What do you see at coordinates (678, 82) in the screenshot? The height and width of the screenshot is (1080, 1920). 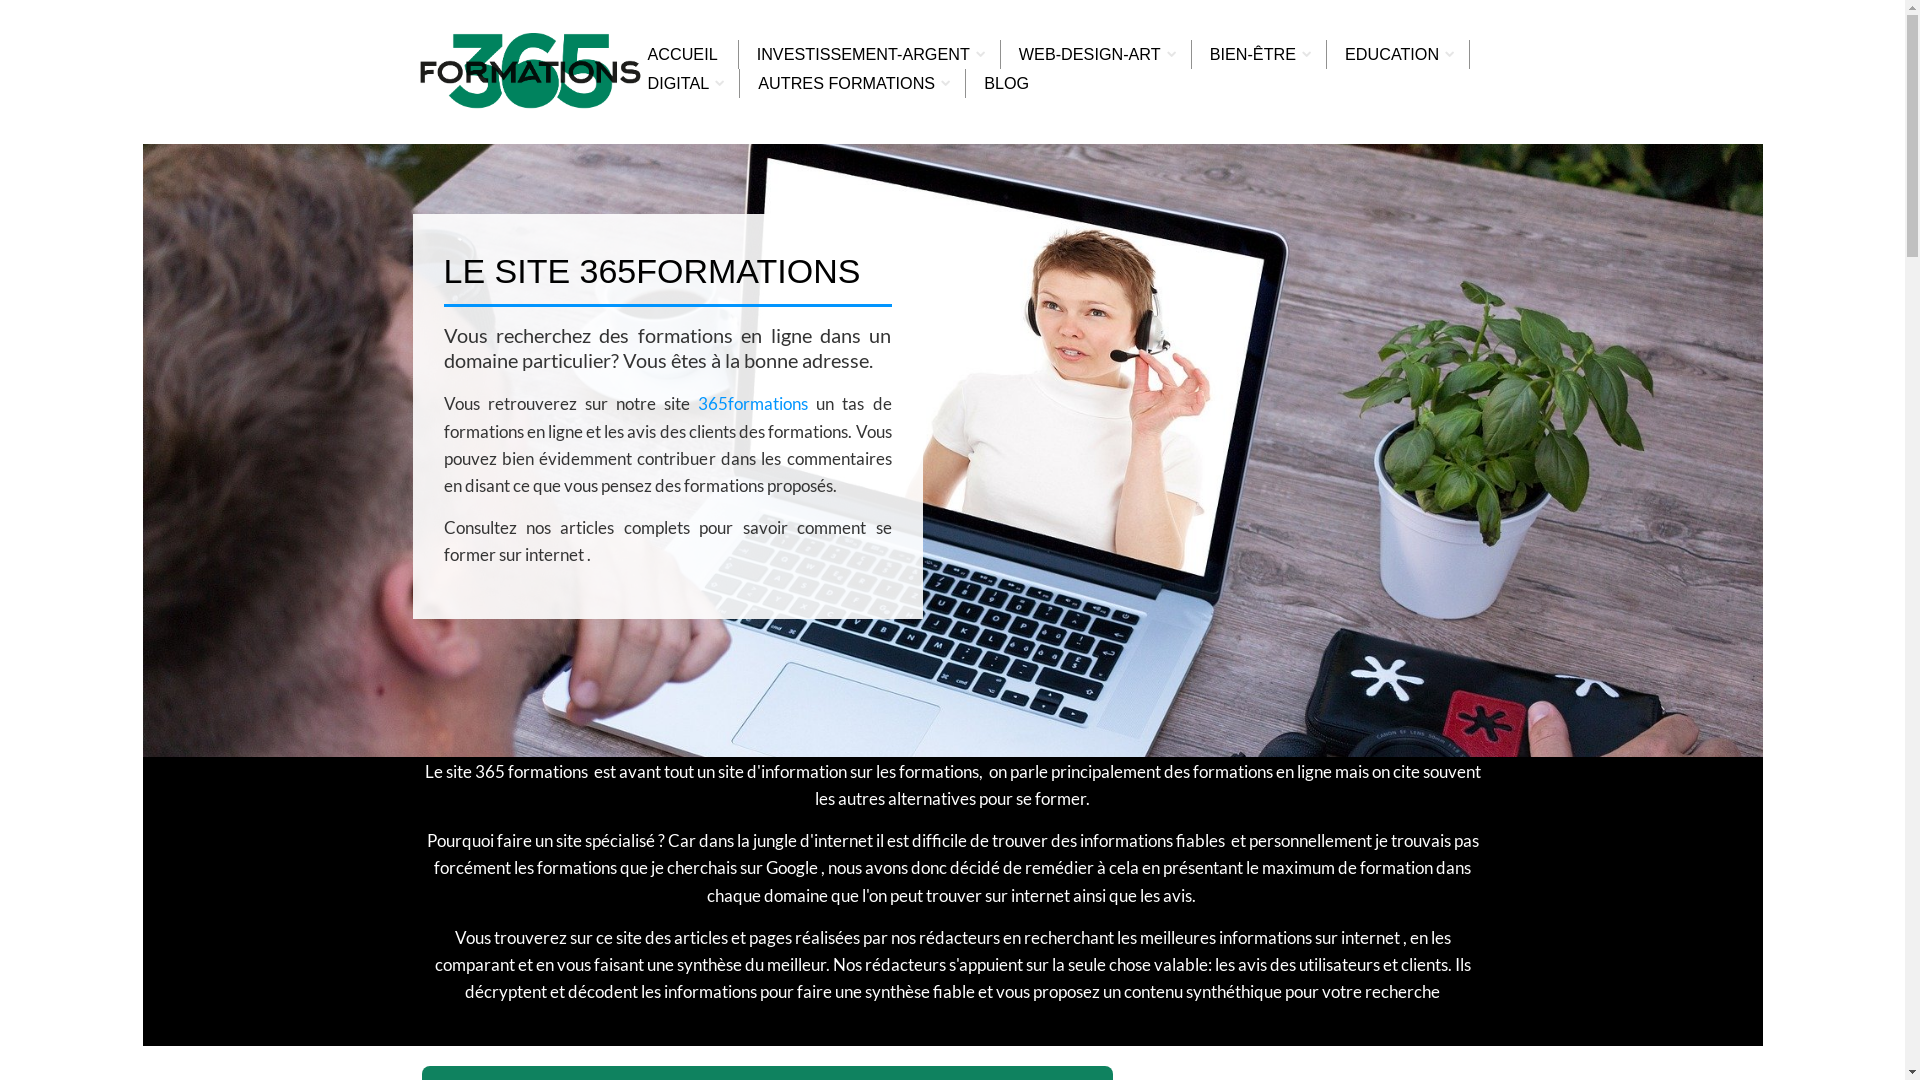 I see `'DIGITAL'` at bounding box center [678, 82].